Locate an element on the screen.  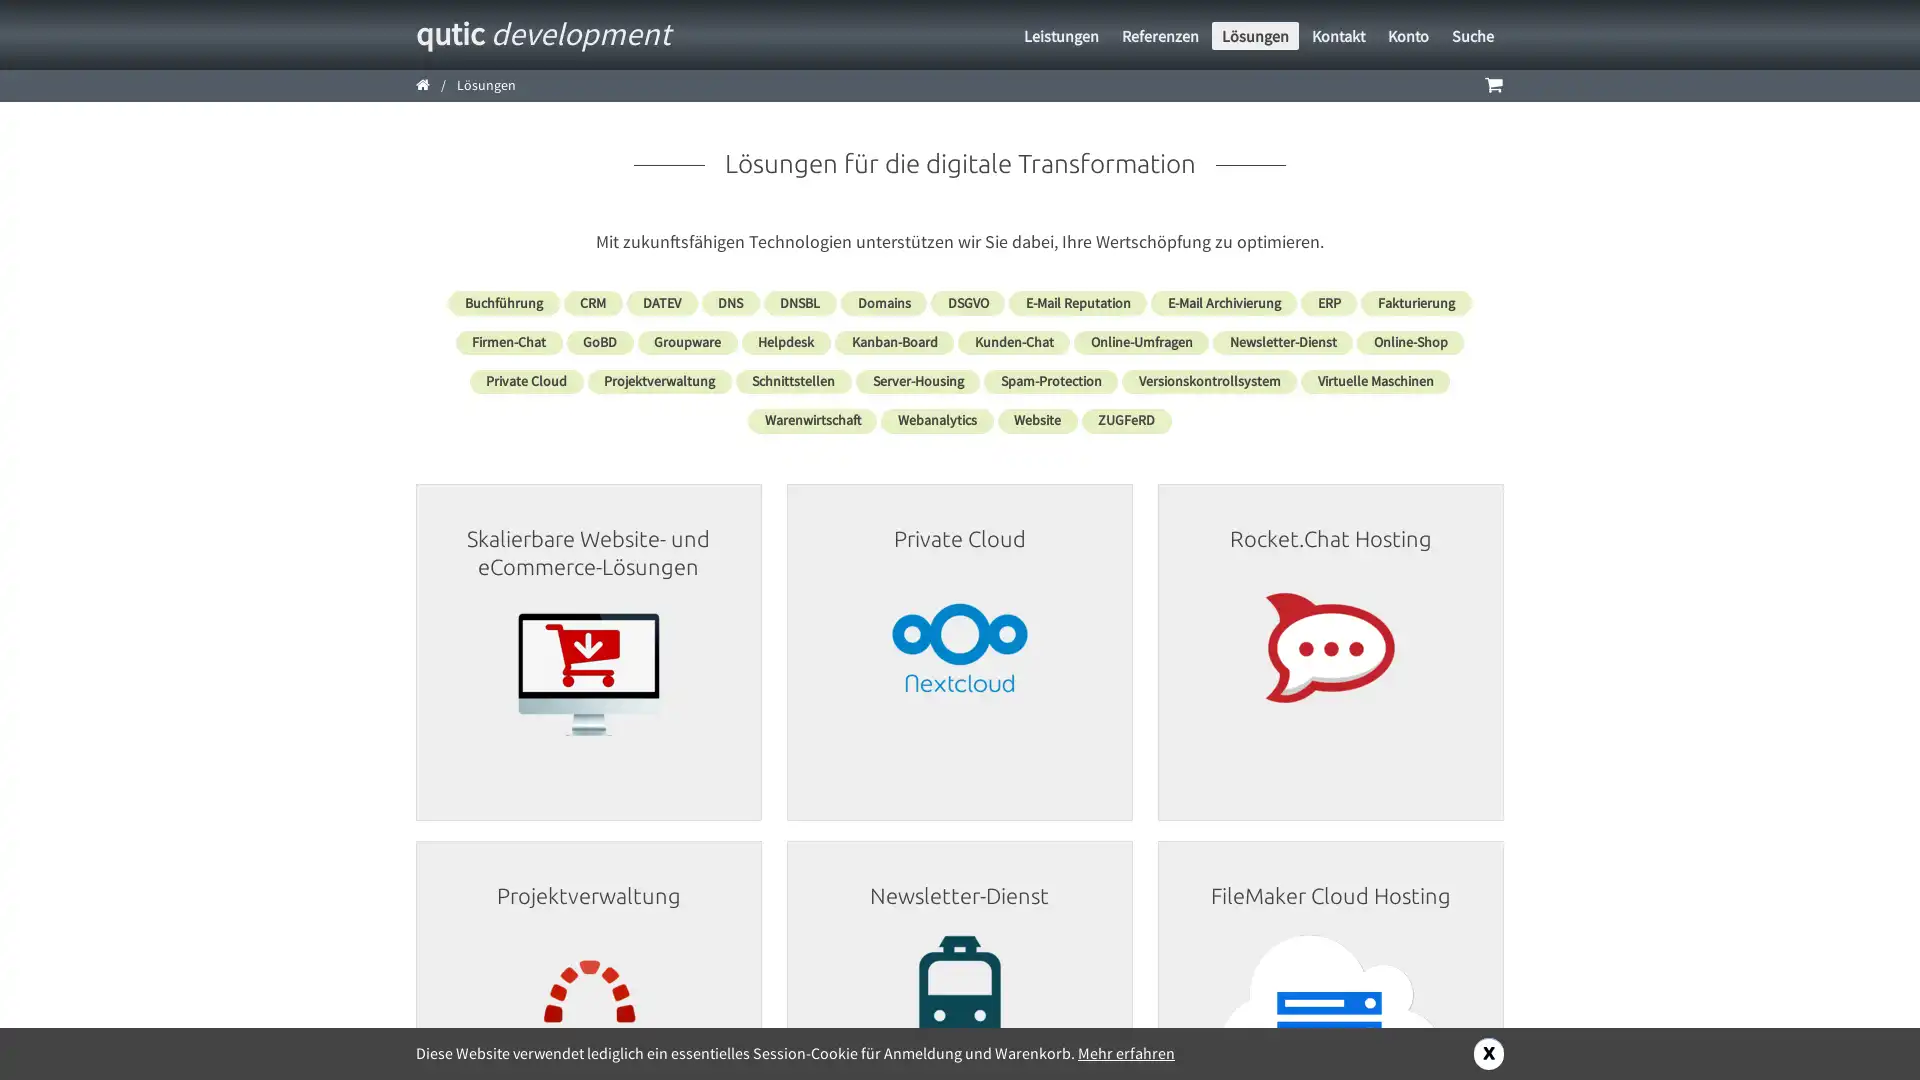
Hinweis ausblenden is located at coordinates (1488, 1052).